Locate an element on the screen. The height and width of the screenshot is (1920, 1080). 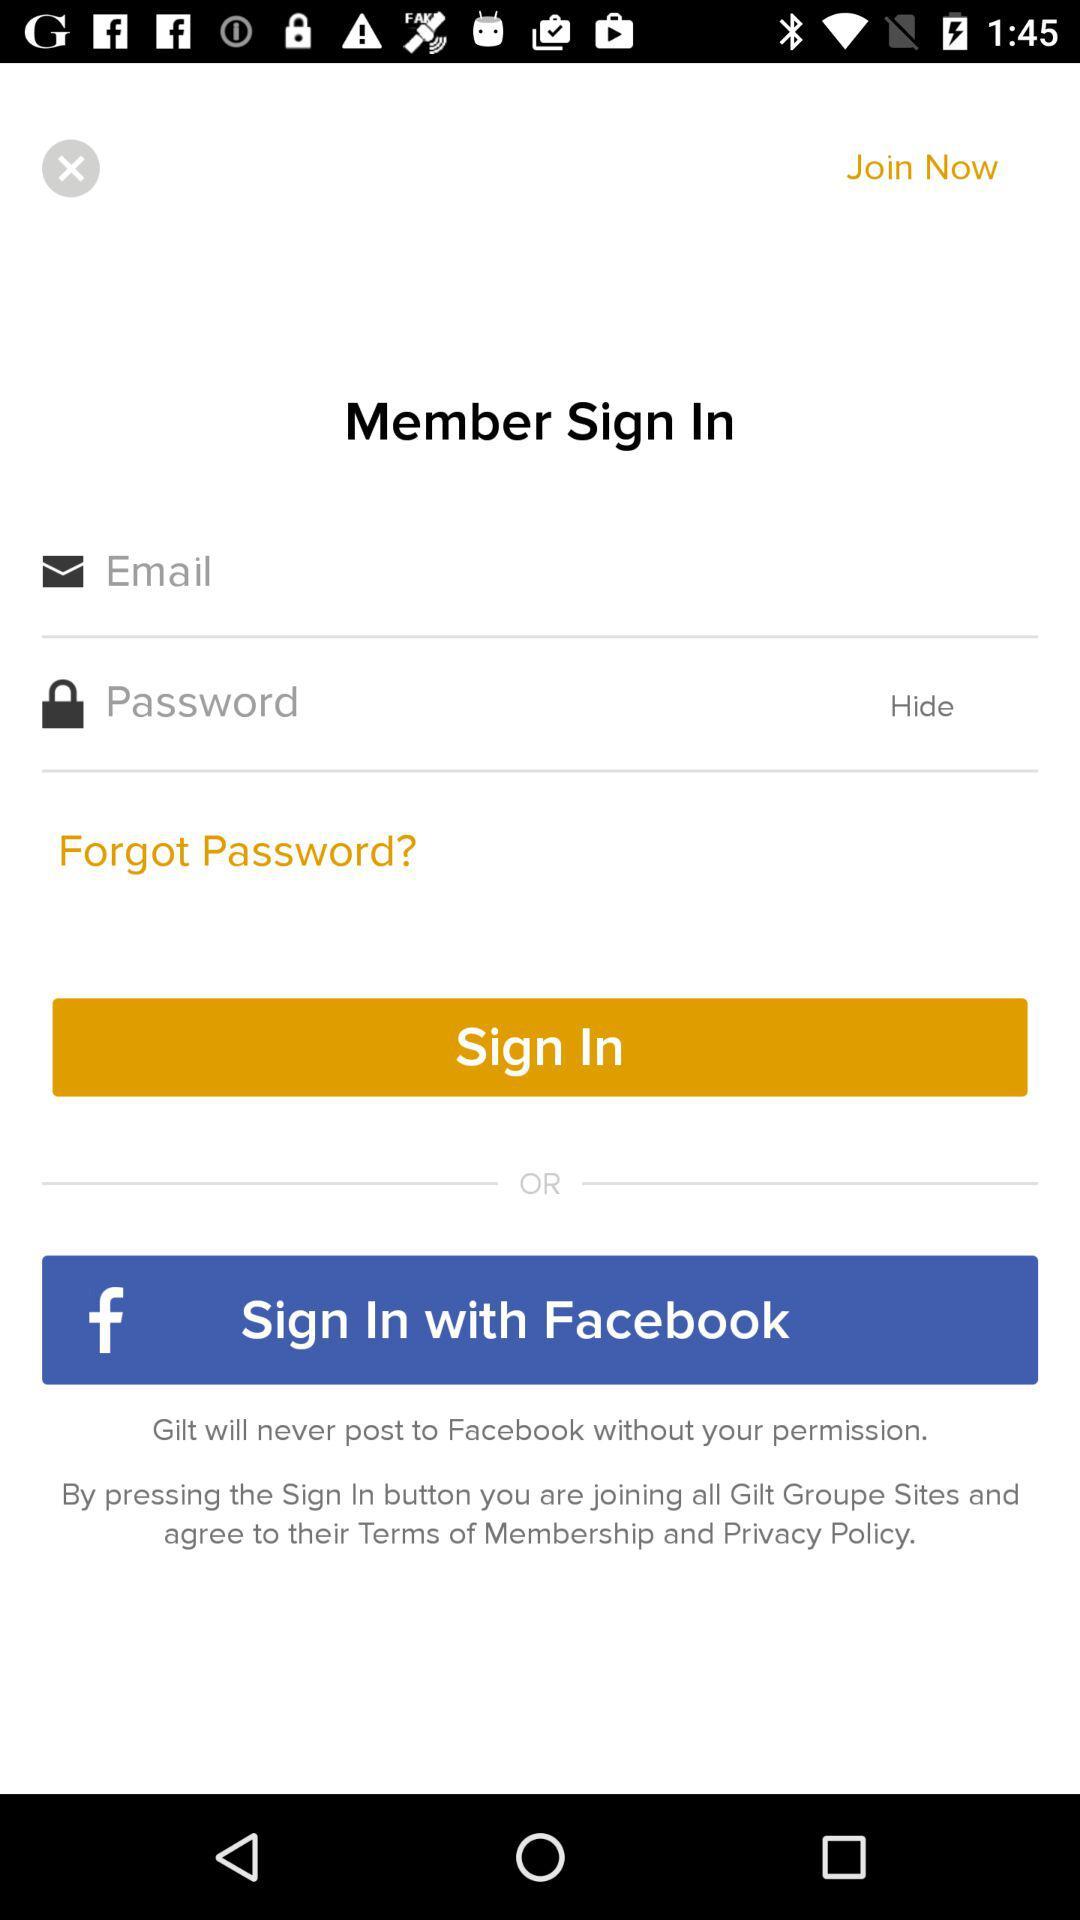
password area is located at coordinates (455, 701).